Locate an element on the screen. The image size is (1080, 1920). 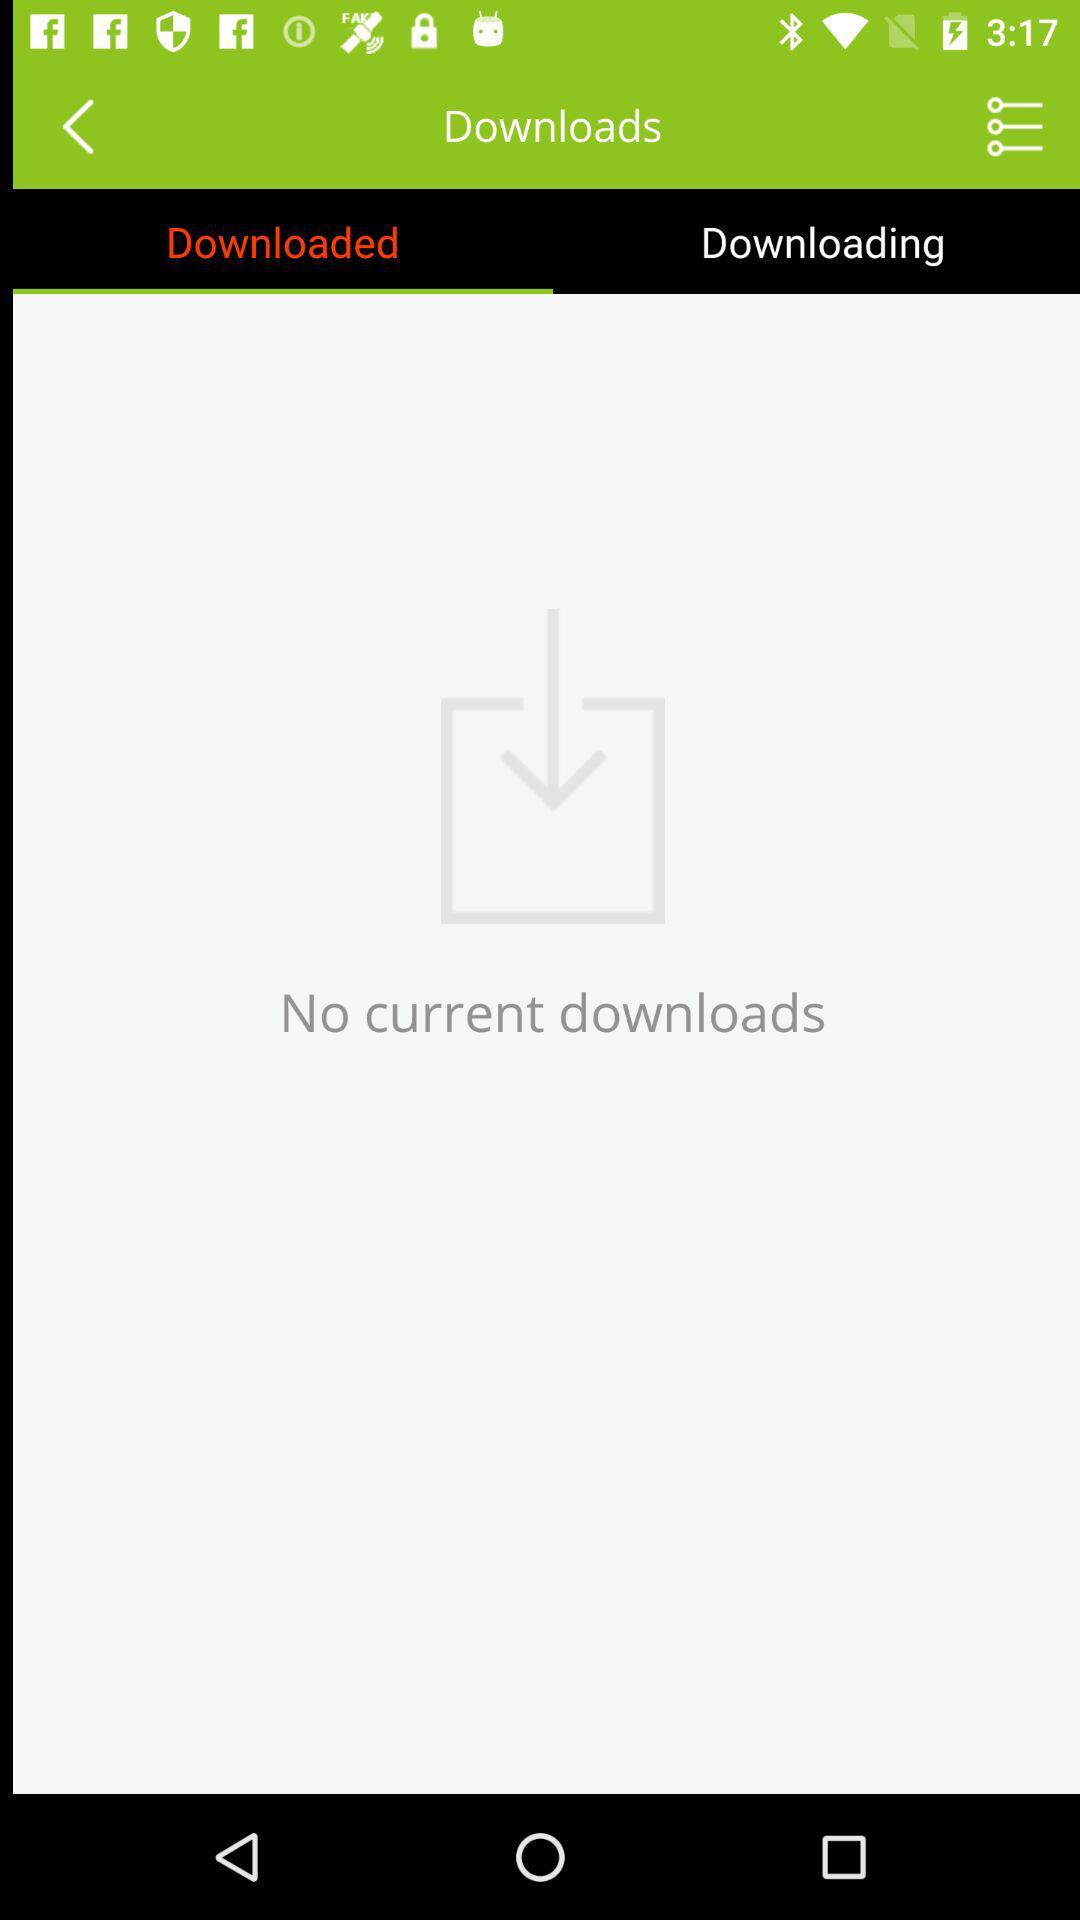
the icon to the left of downloads item is located at coordinates (63, 124).